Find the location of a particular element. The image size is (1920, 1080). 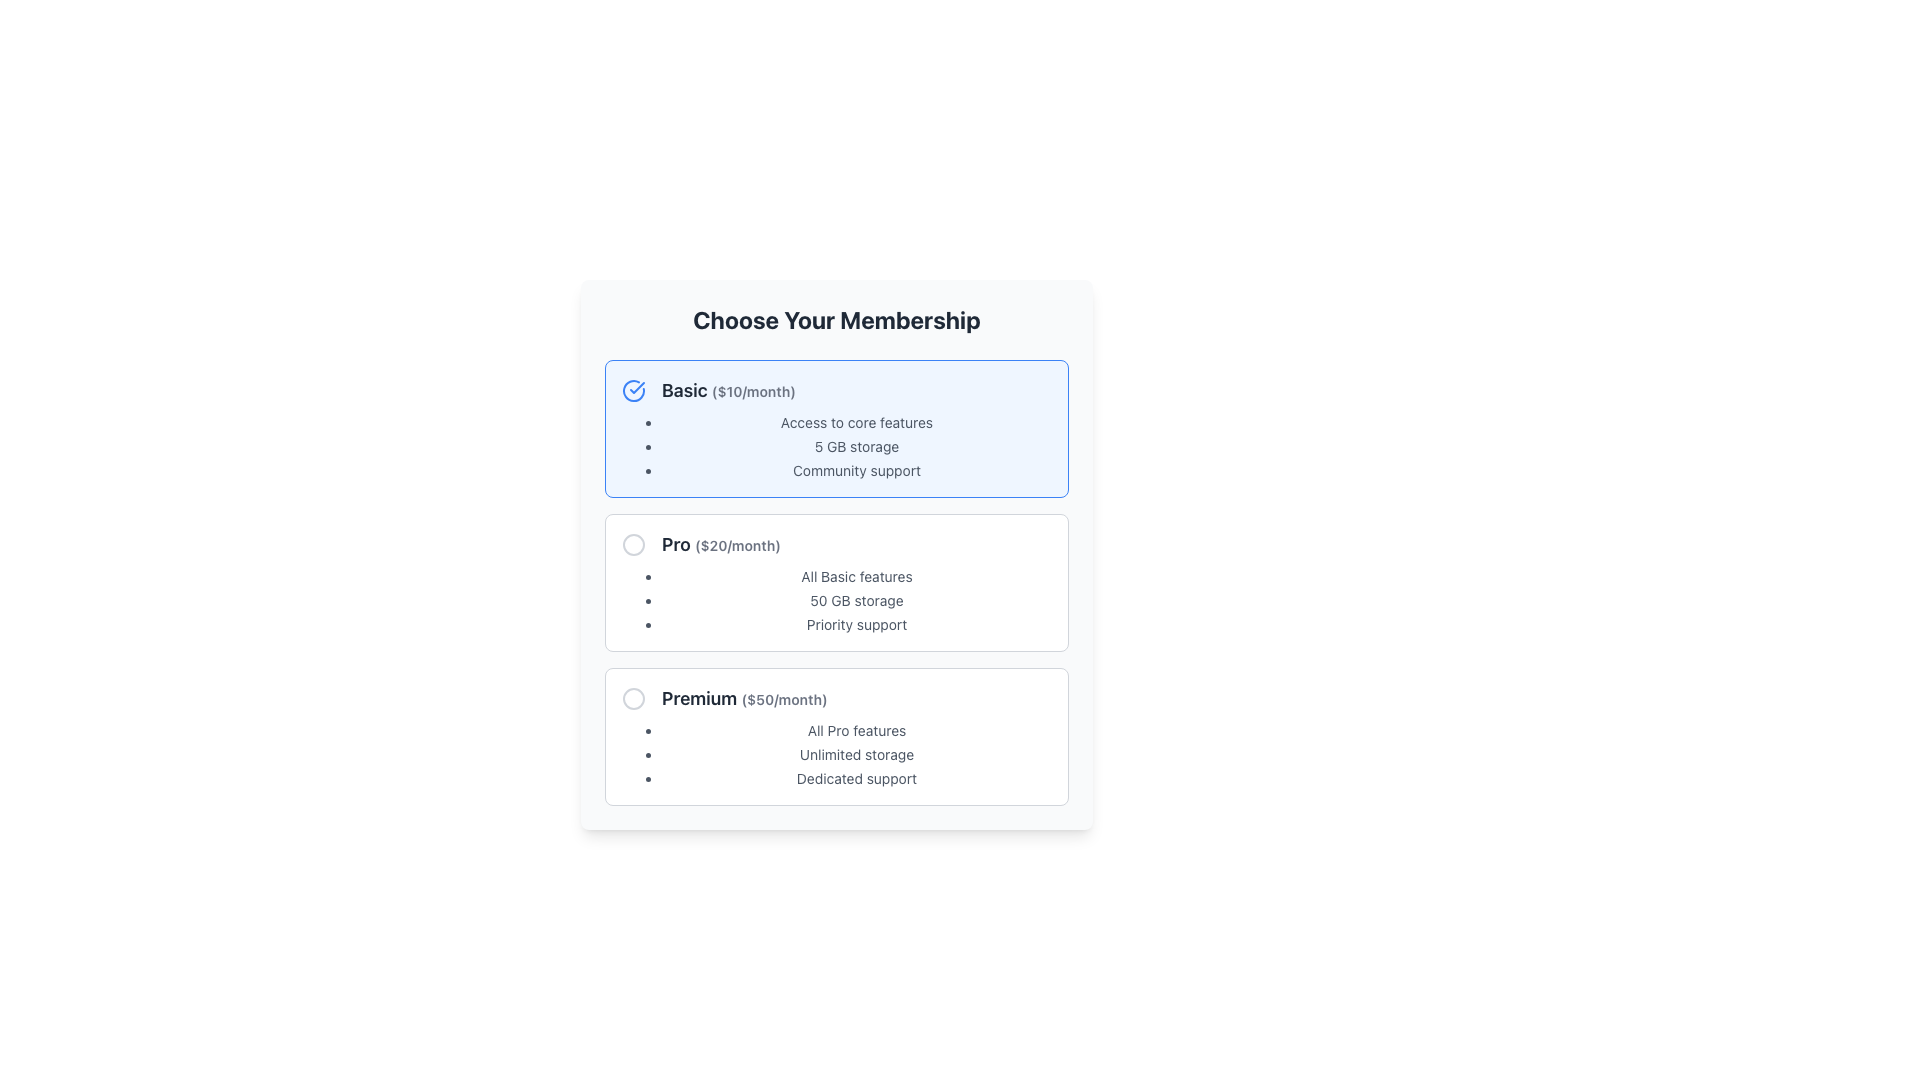

the text display showing '($50/month)' which is located within the Premium membership card is located at coordinates (783, 698).